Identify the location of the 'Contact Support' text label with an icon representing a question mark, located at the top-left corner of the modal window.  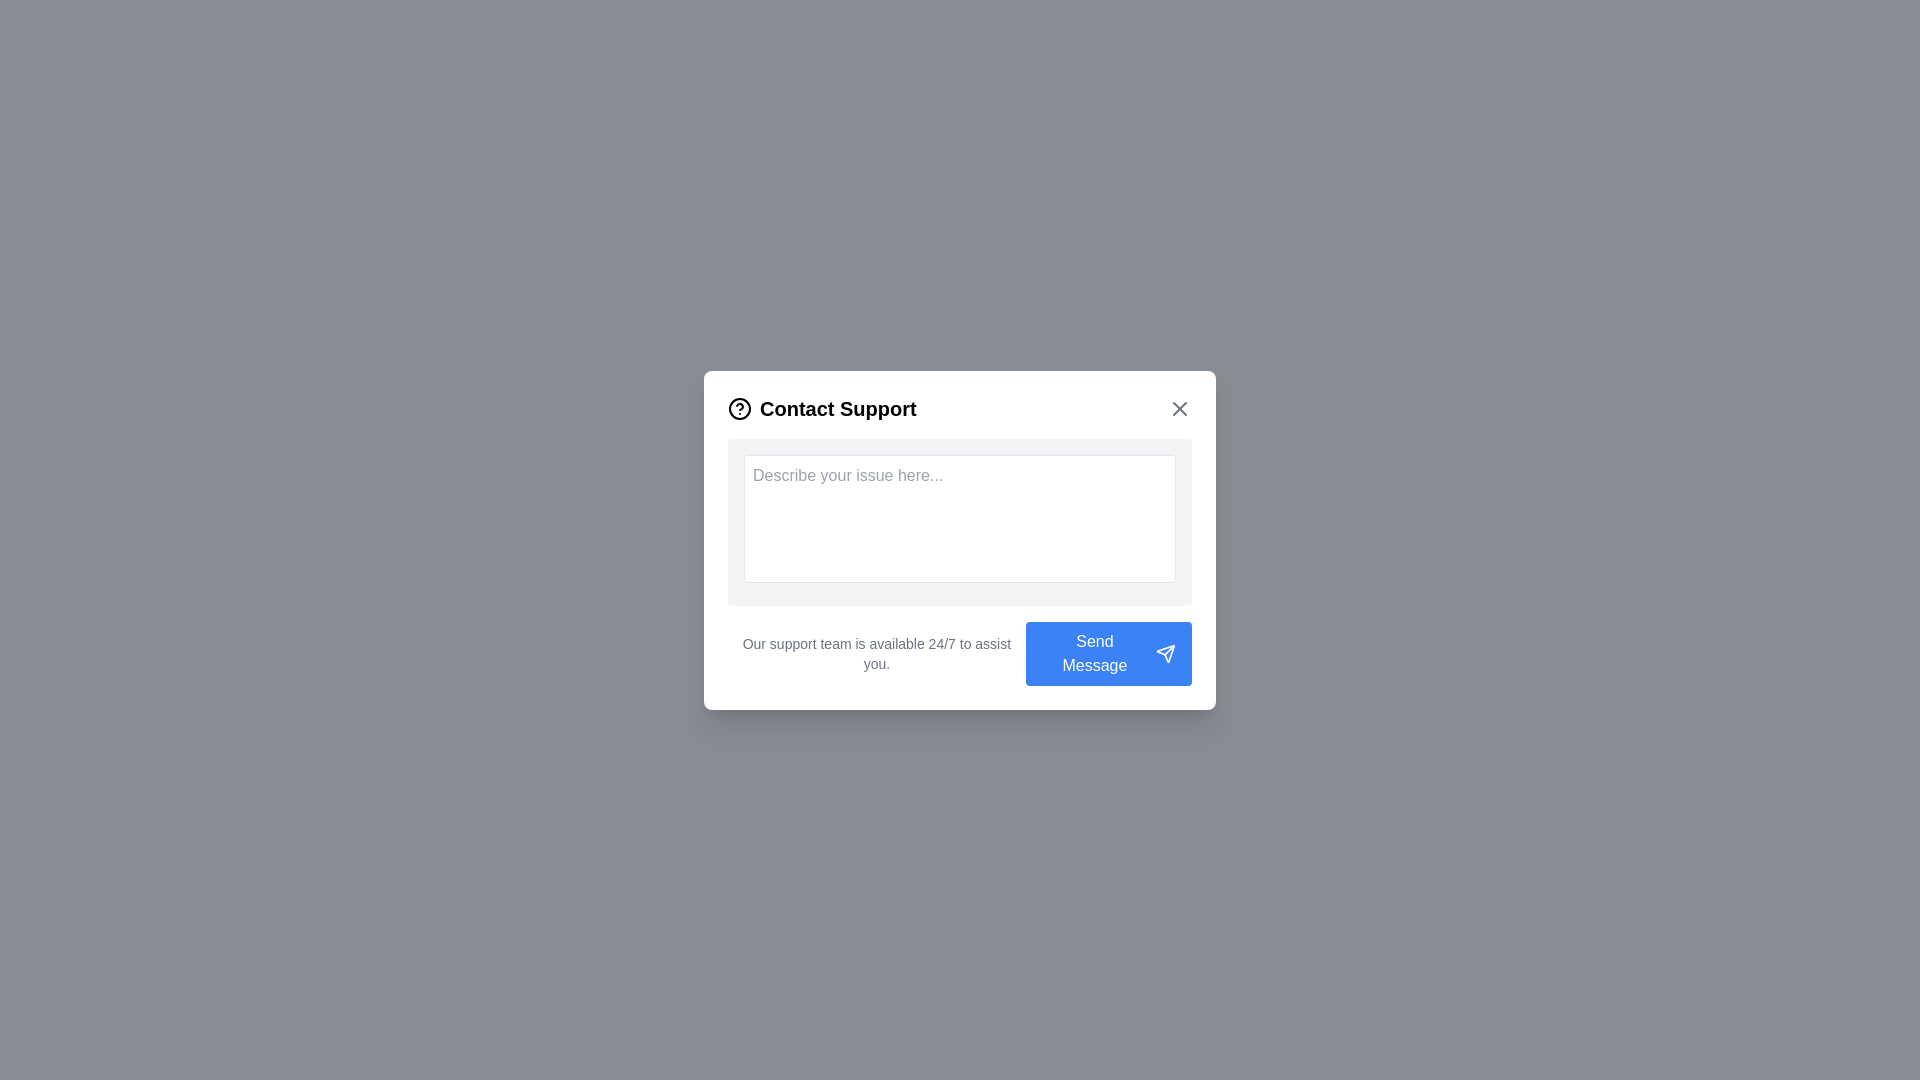
(822, 407).